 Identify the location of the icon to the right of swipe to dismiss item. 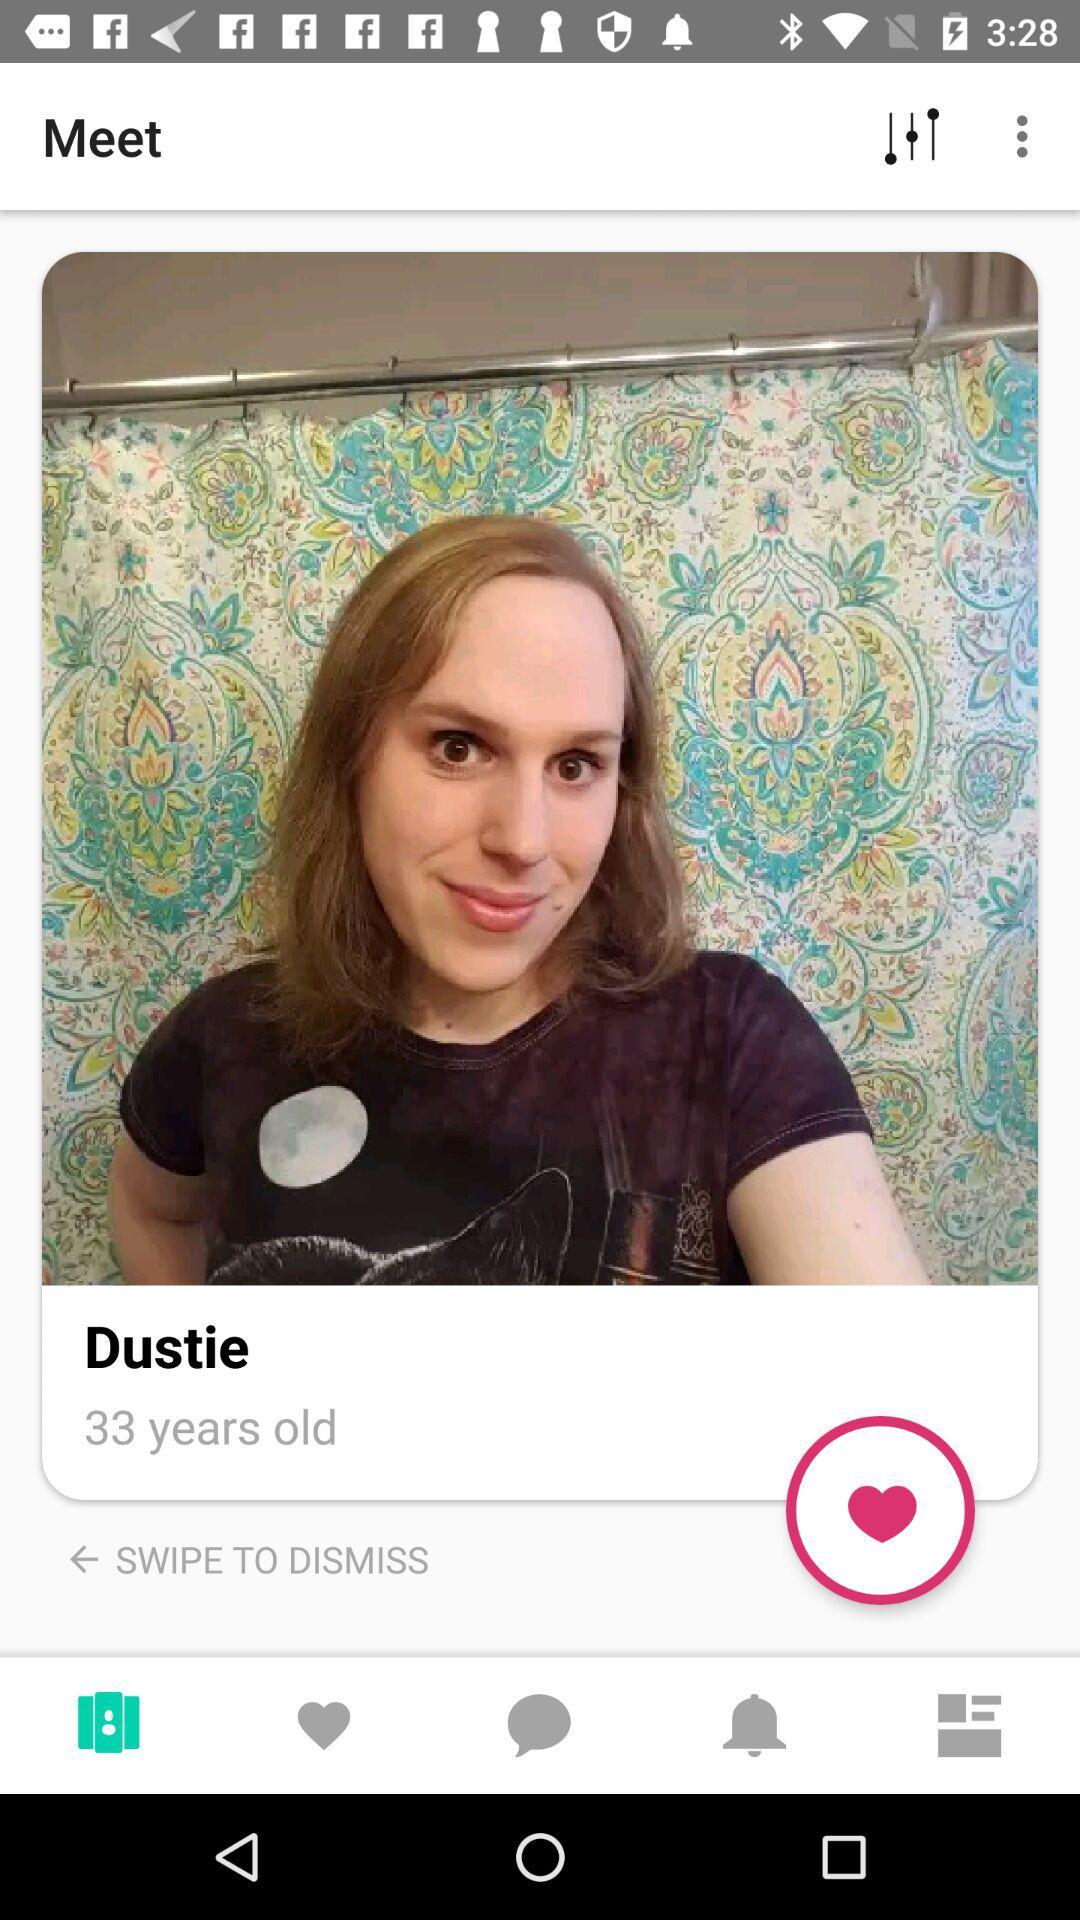
(879, 1510).